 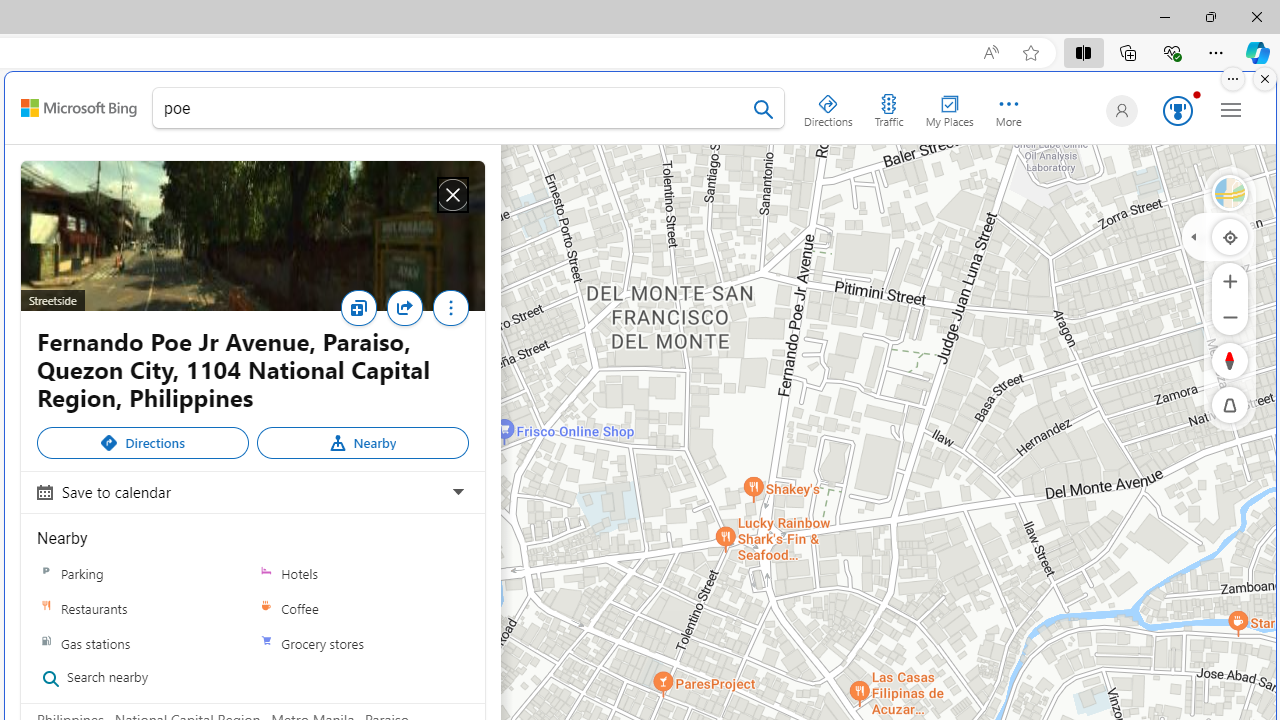 What do you see at coordinates (1229, 235) in the screenshot?
I see `'Locate me'` at bounding box center [1229, 235].